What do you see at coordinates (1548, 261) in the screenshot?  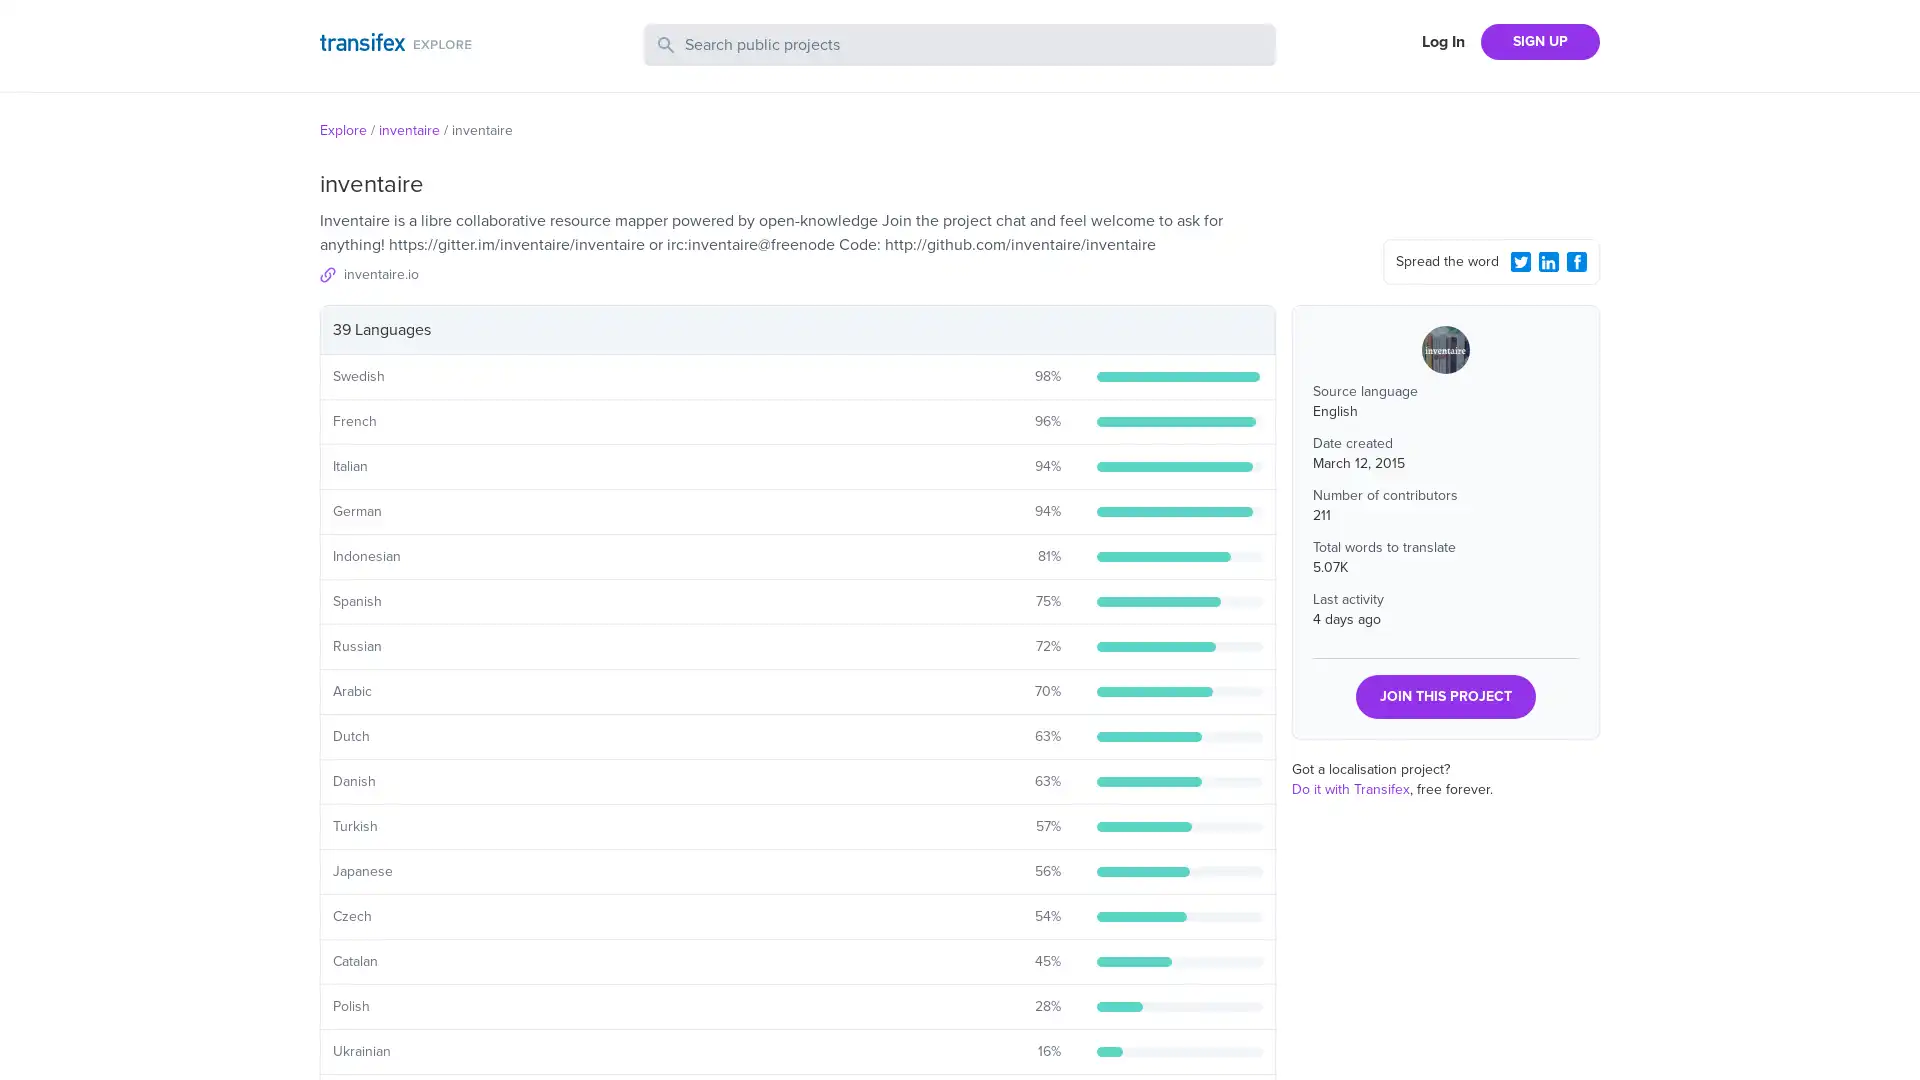 I see `LinkedIn Share` at bounding box center [1548, 261].